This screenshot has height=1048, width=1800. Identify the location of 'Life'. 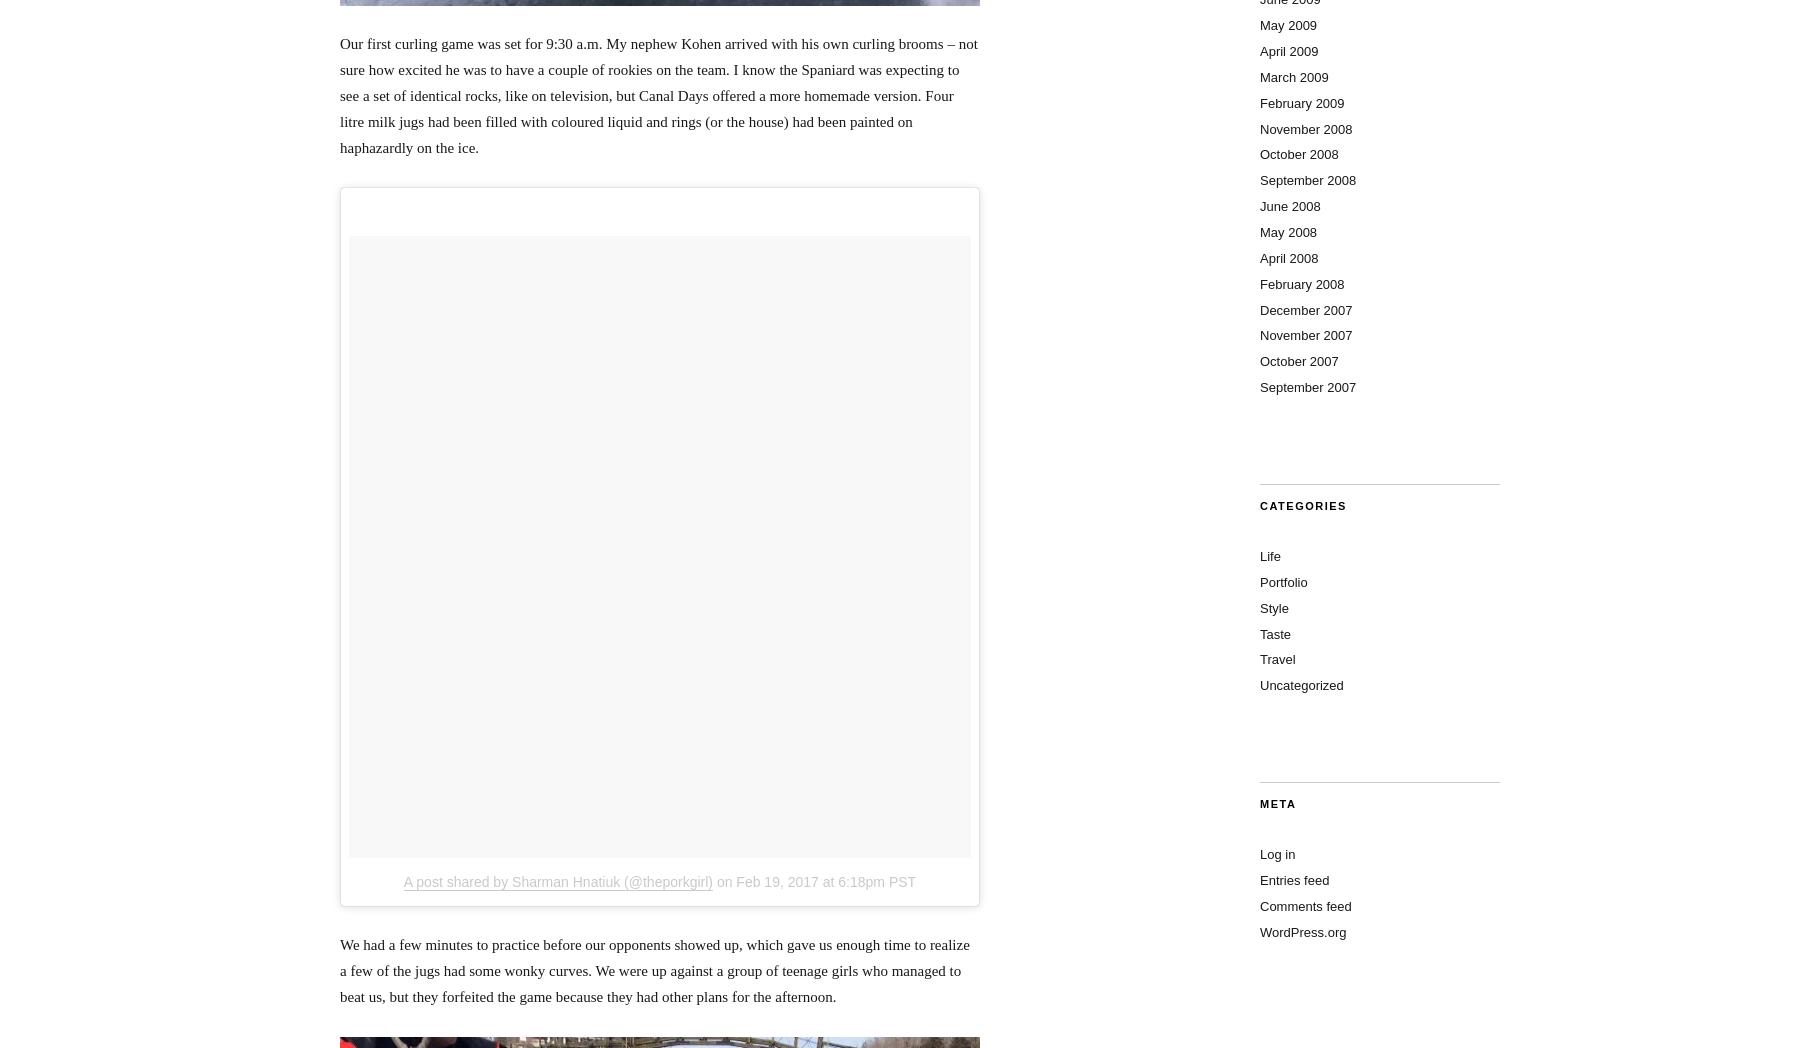
(1260, 555).